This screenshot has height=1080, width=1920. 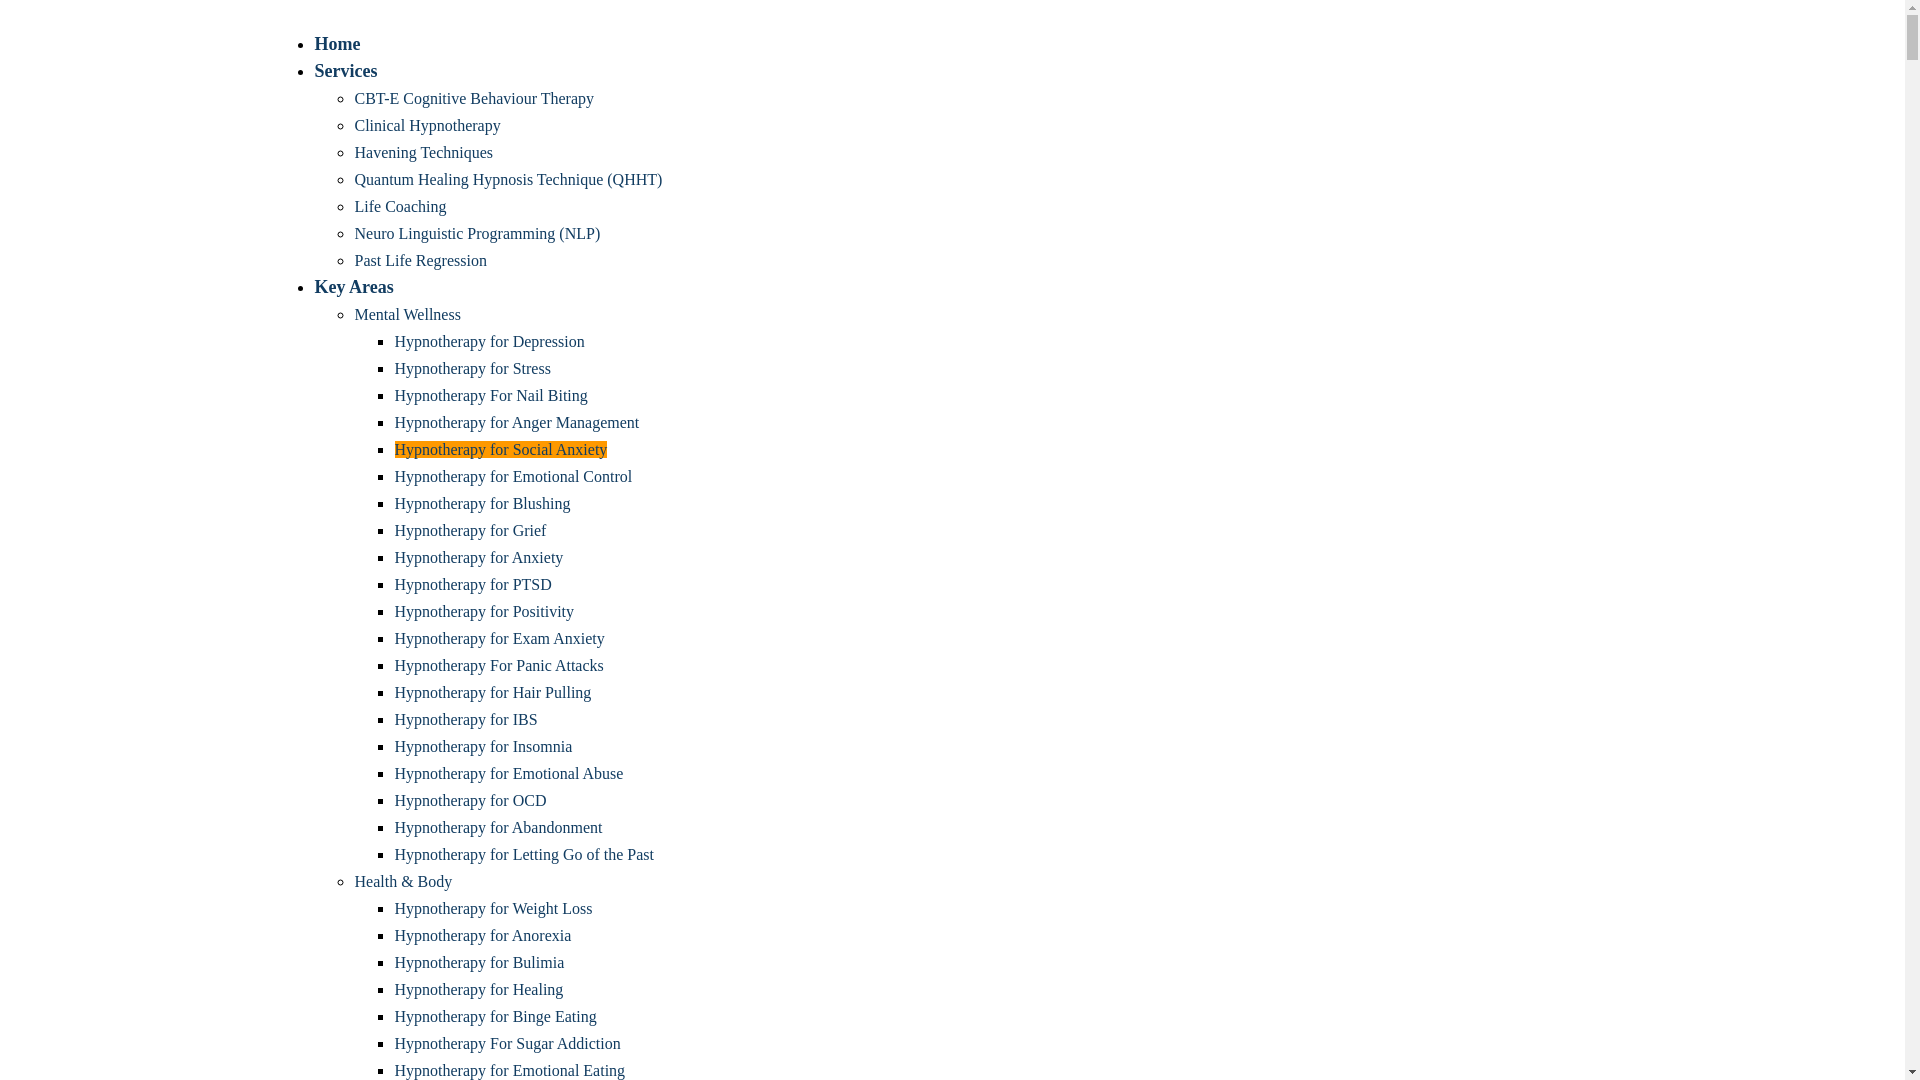 I want to click on 'Hypnotherapy For Nail Biting', so click(x=490, y=395).